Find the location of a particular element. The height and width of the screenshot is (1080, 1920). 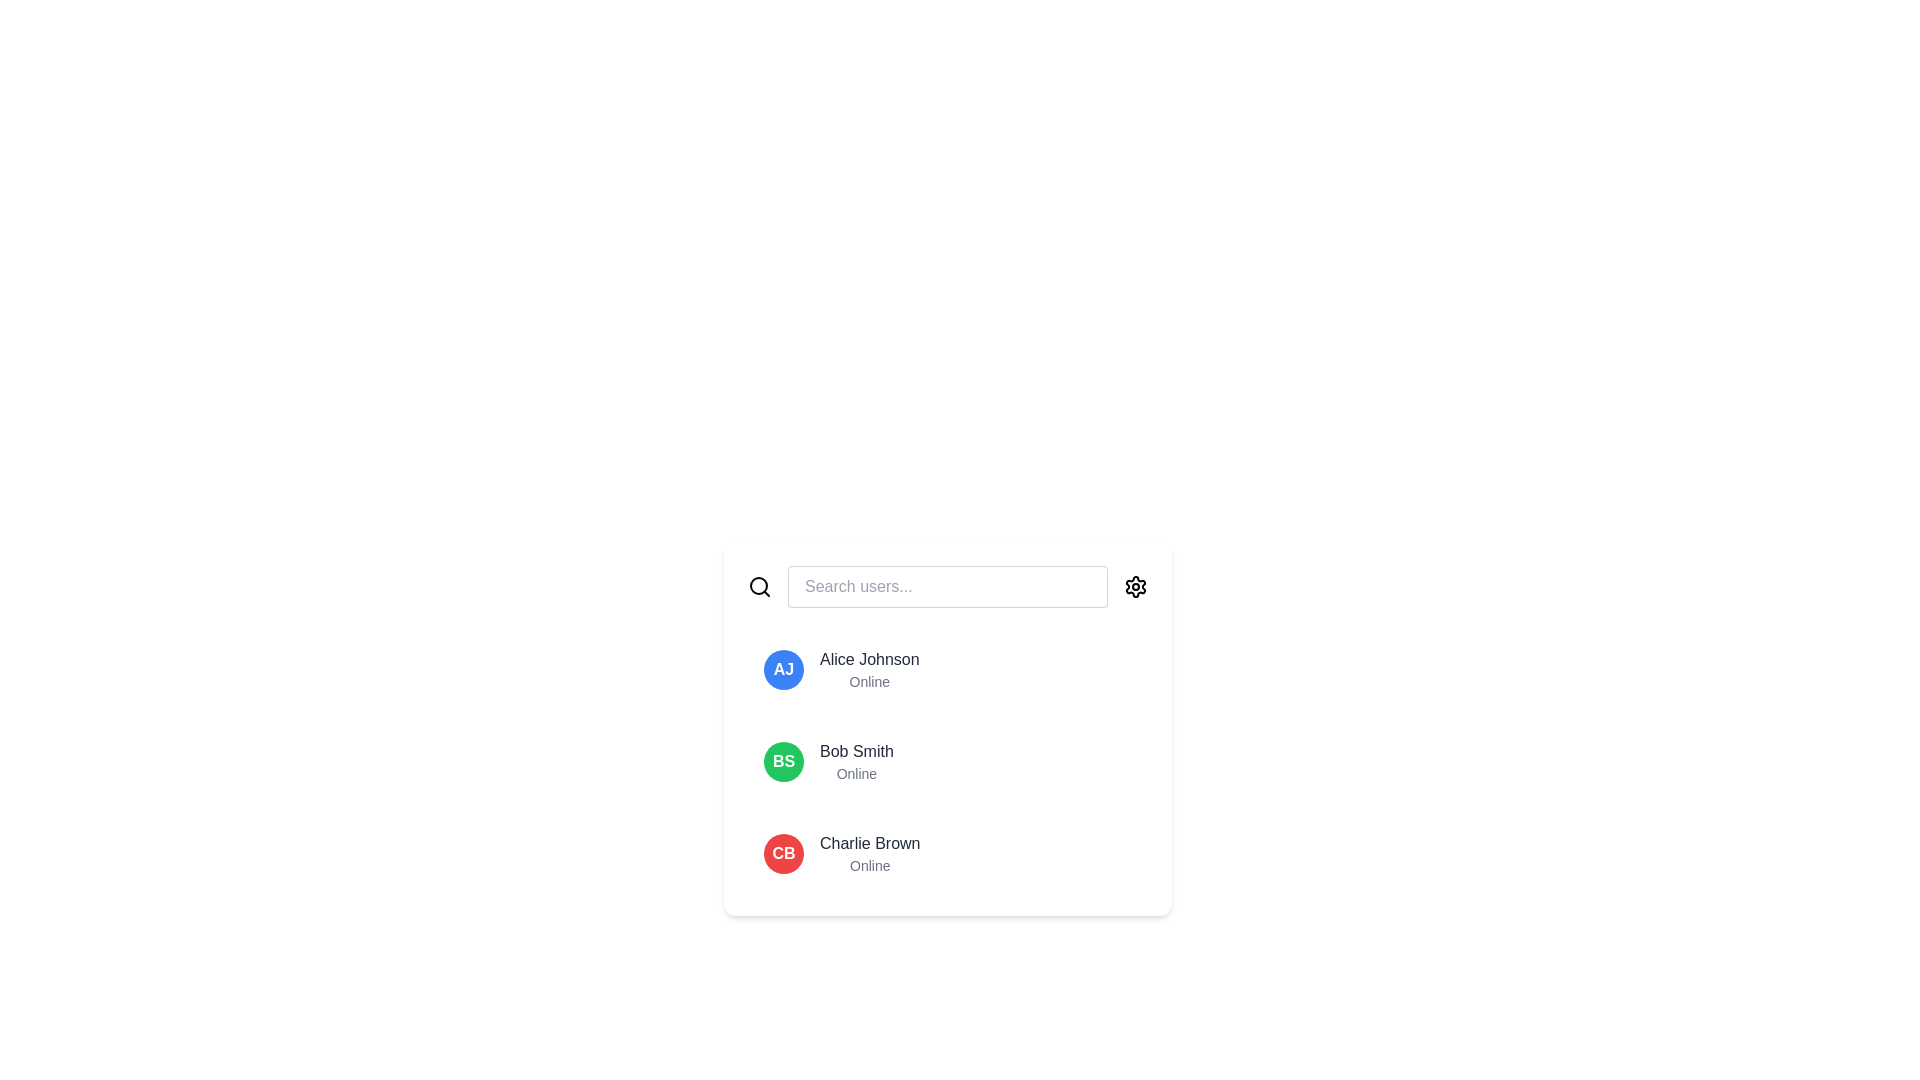

the user profile entry located at the third position is located at coordinates (947, 853).